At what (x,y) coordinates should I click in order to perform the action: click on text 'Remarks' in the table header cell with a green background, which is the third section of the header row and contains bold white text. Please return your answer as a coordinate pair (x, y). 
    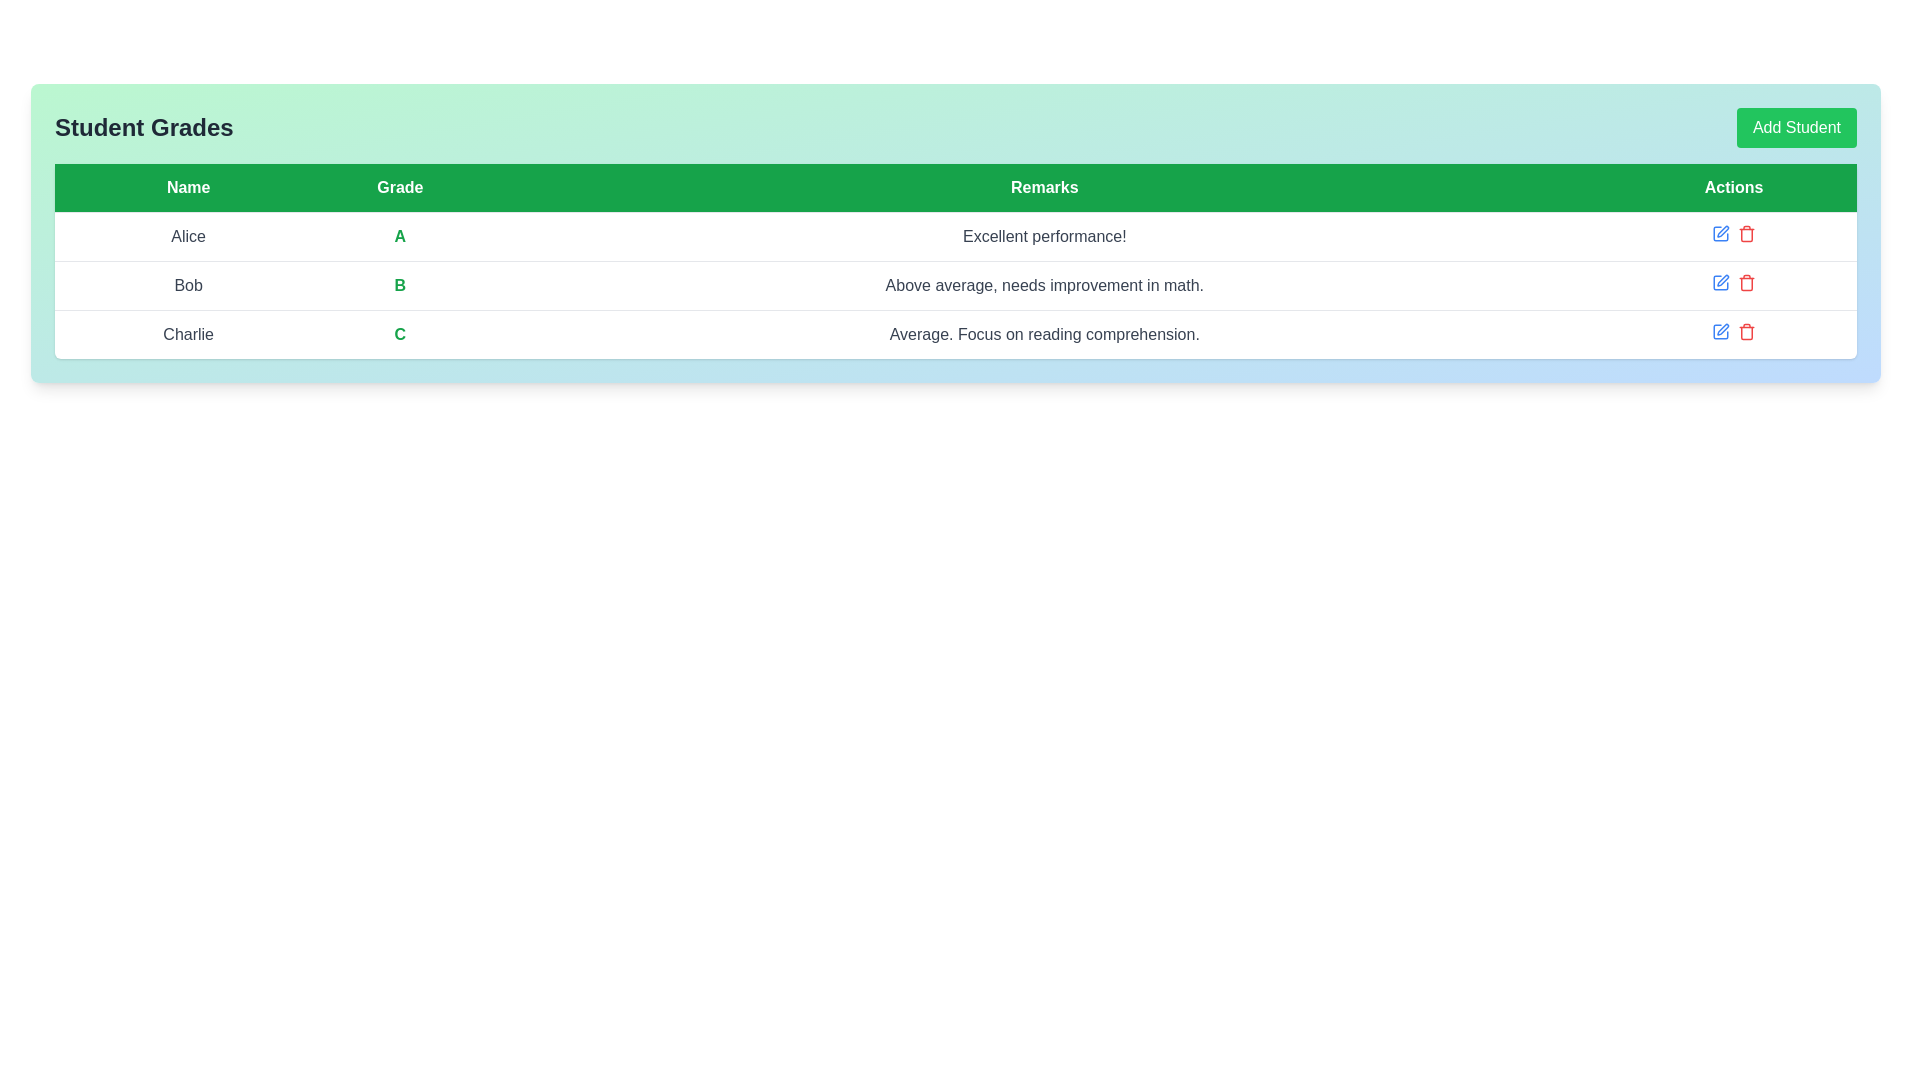
    Looking at the image, I should click on (1043, 188).